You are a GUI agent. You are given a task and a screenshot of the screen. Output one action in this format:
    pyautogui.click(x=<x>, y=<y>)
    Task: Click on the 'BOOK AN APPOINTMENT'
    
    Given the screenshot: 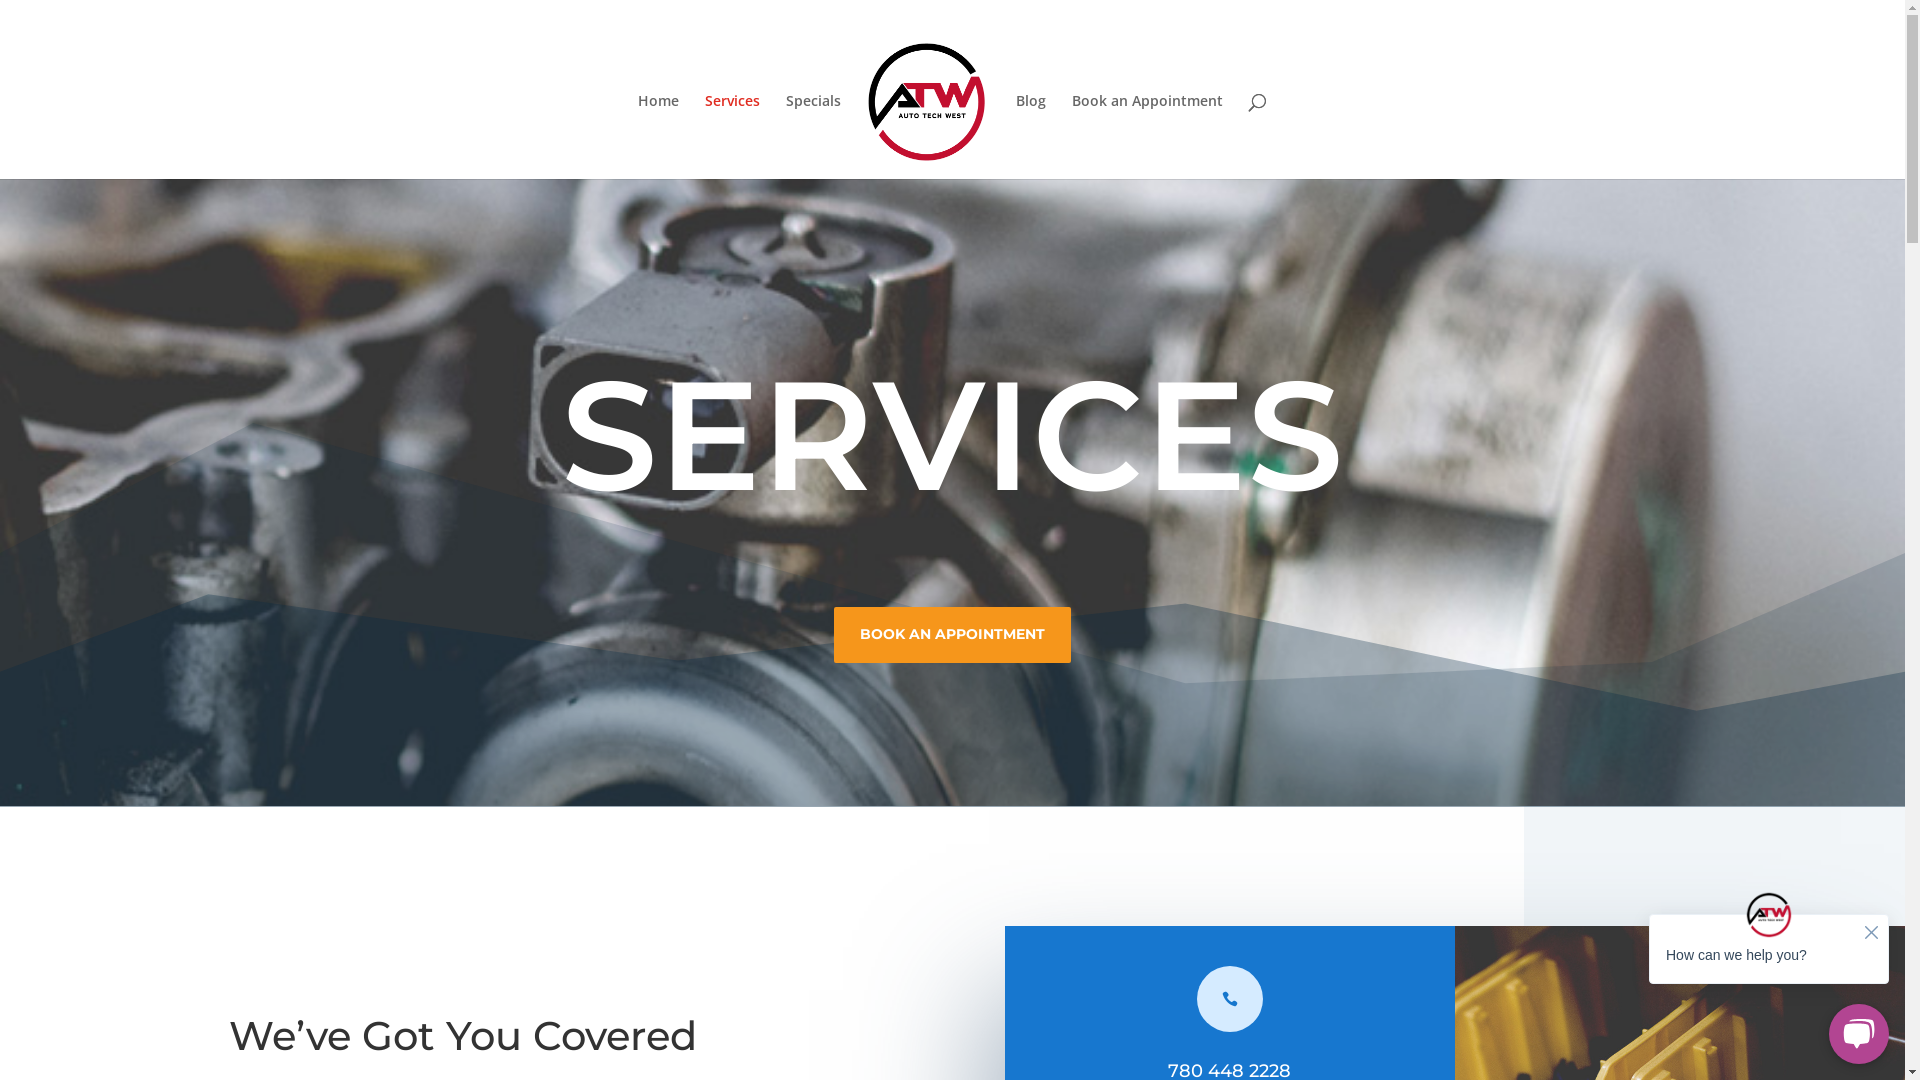 What is the action you would take?
    pyautogui.click(x=951, y=635)
    